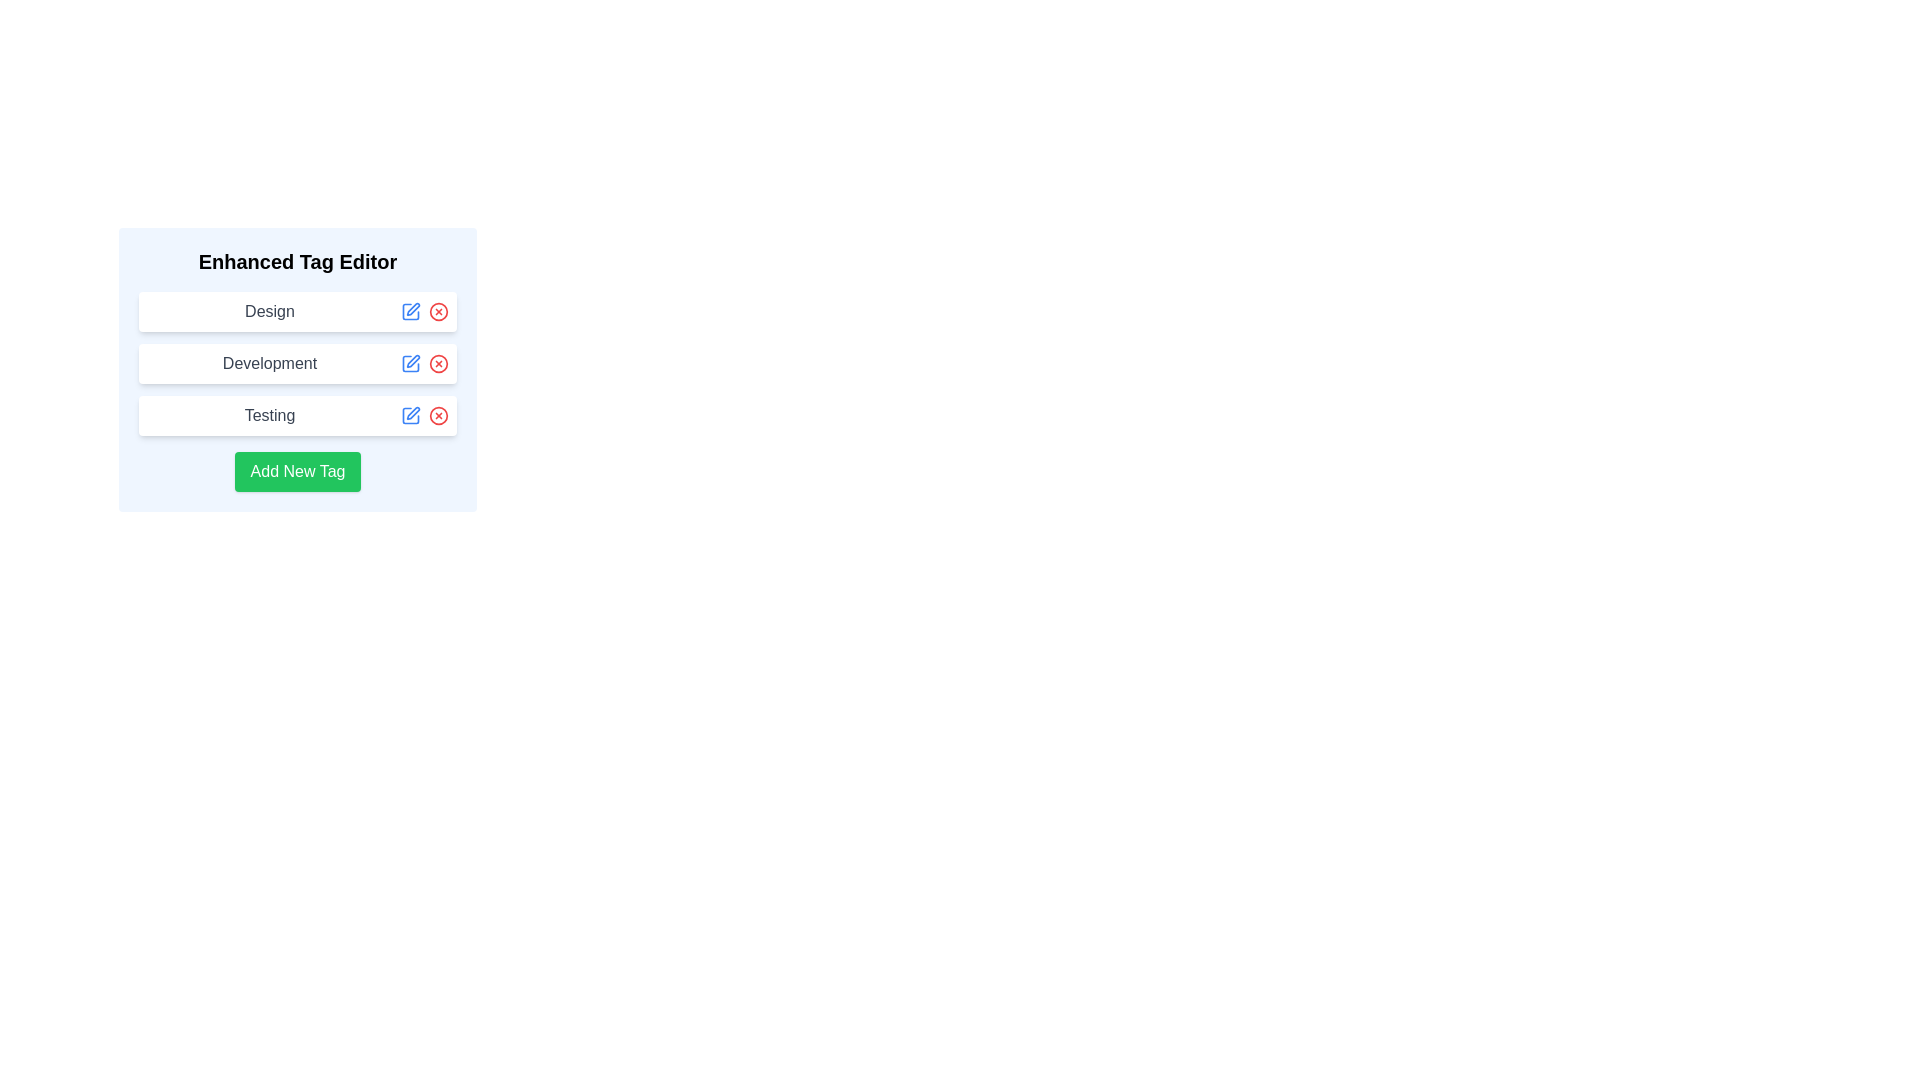 This screenshot has width=1920, height=1080. Describe the element at coordinates (412, 412) in the screenshot. I see `the edit icon for the 'Testing' tag in the 'Enhanced Tag Editor' interface, which is located to the right of the 'Testing' label` at that location.